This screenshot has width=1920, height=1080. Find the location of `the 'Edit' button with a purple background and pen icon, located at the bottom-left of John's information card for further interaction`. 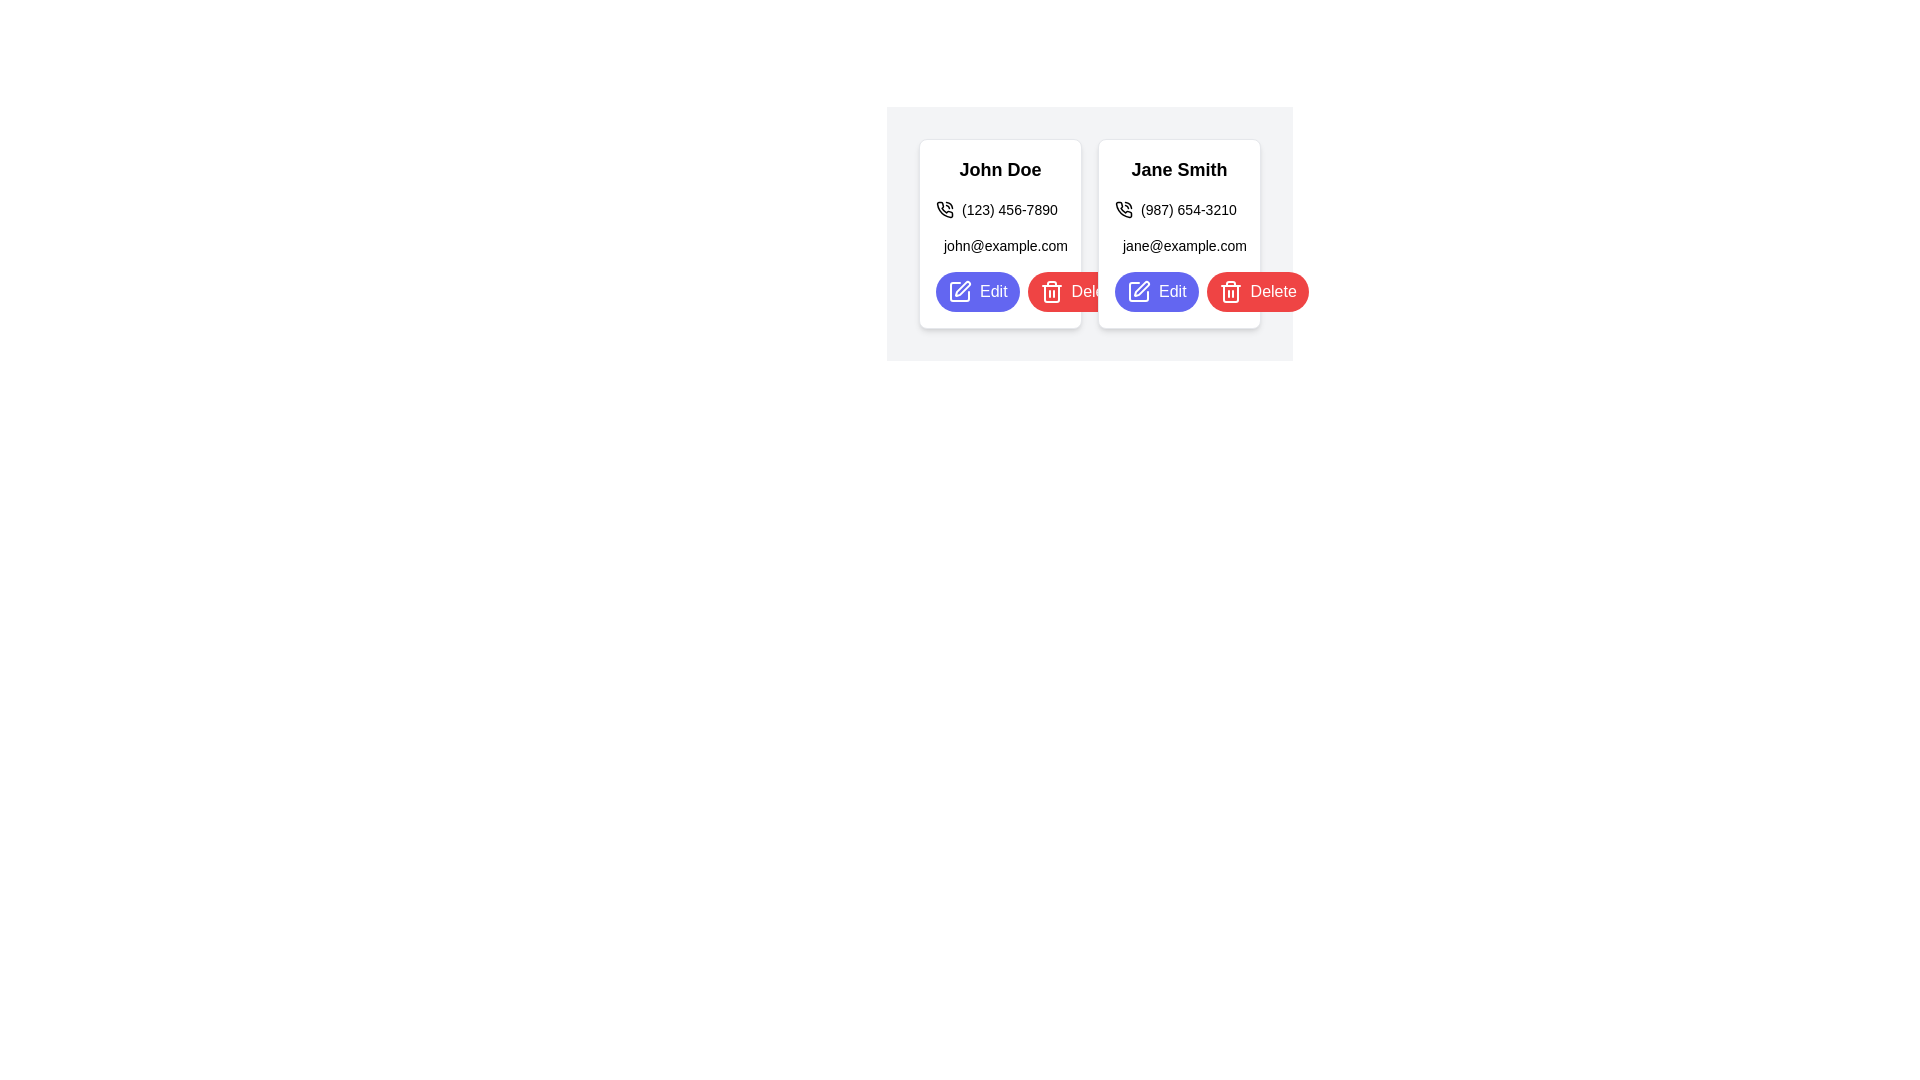

the 'Edit' button with a purple background and pen icon, located at the bottom-left of John's information card for further interaction is located at coordinates (1000, 292).